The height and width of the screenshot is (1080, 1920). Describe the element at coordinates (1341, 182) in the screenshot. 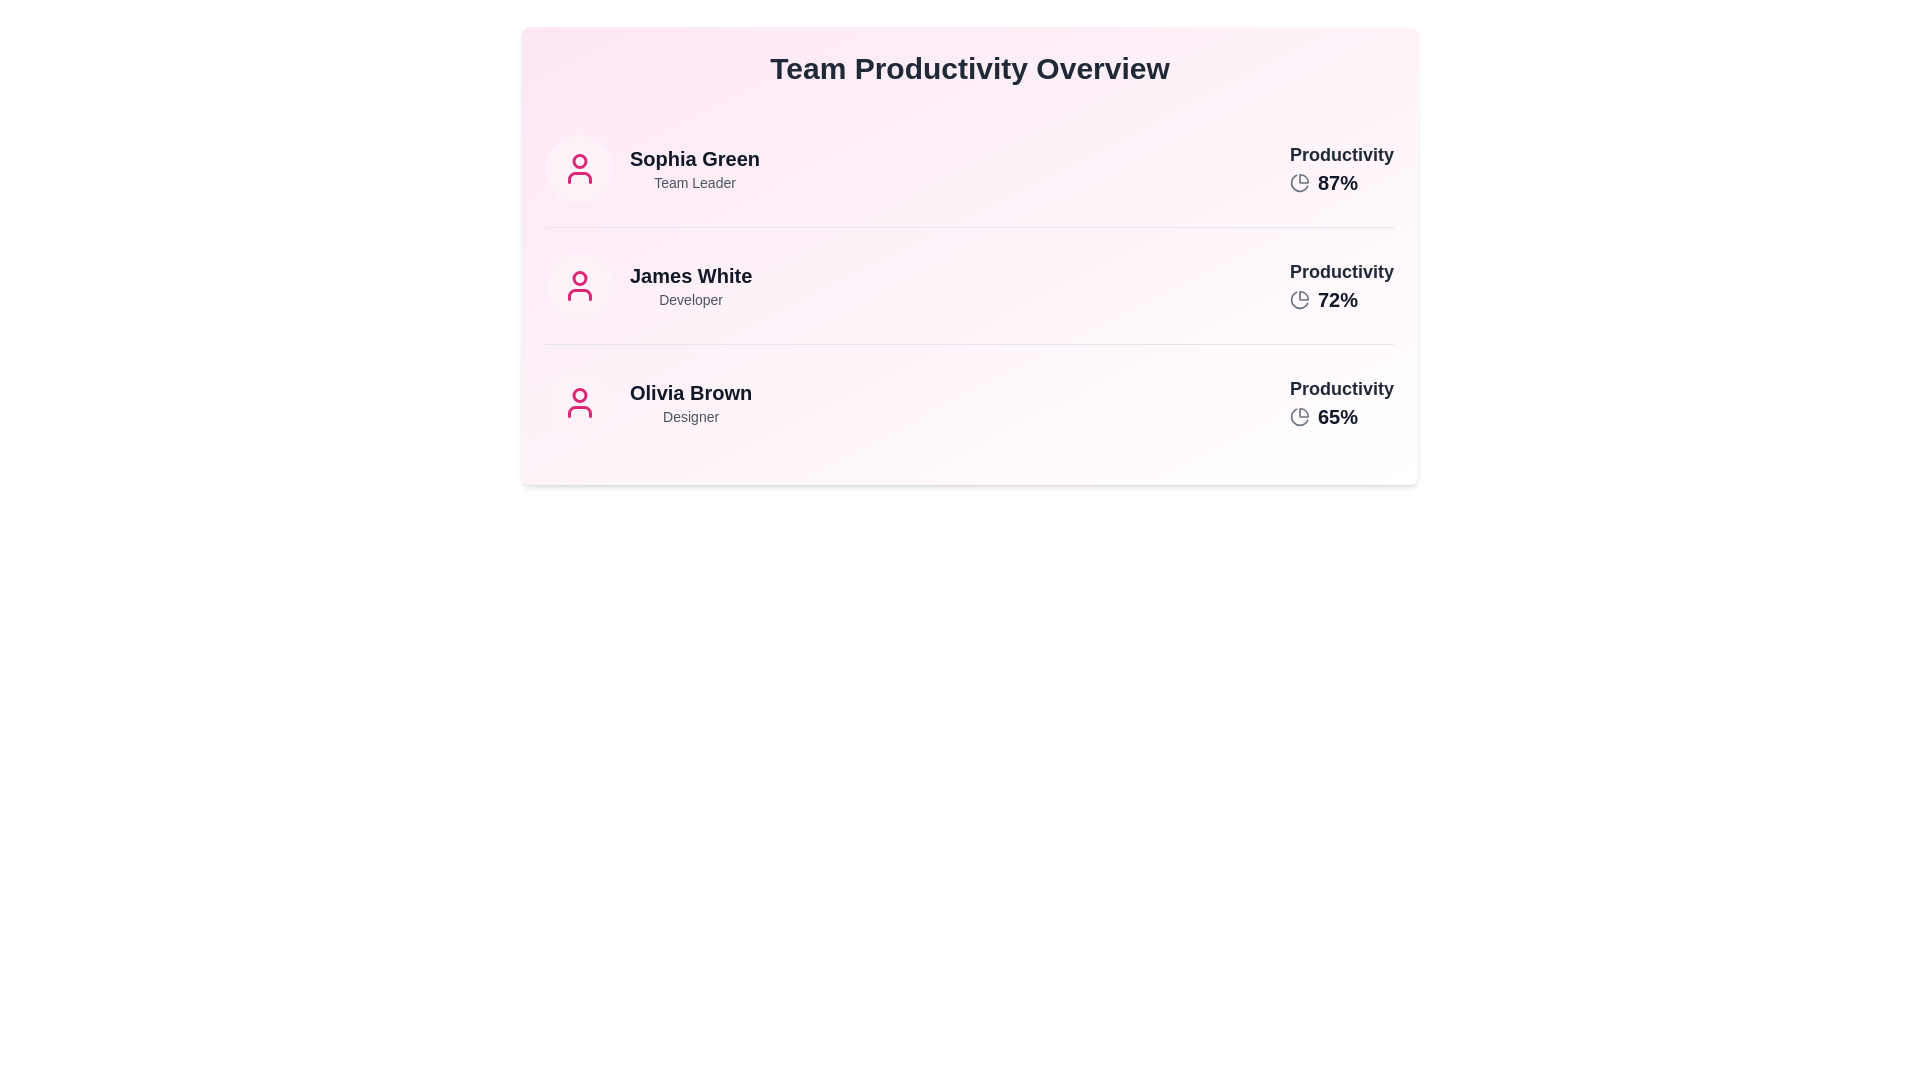

I see `the bold text displaying '87%' with an adjacent pie chart icon in the top-right section next to the 'Productivity' label` at that location.